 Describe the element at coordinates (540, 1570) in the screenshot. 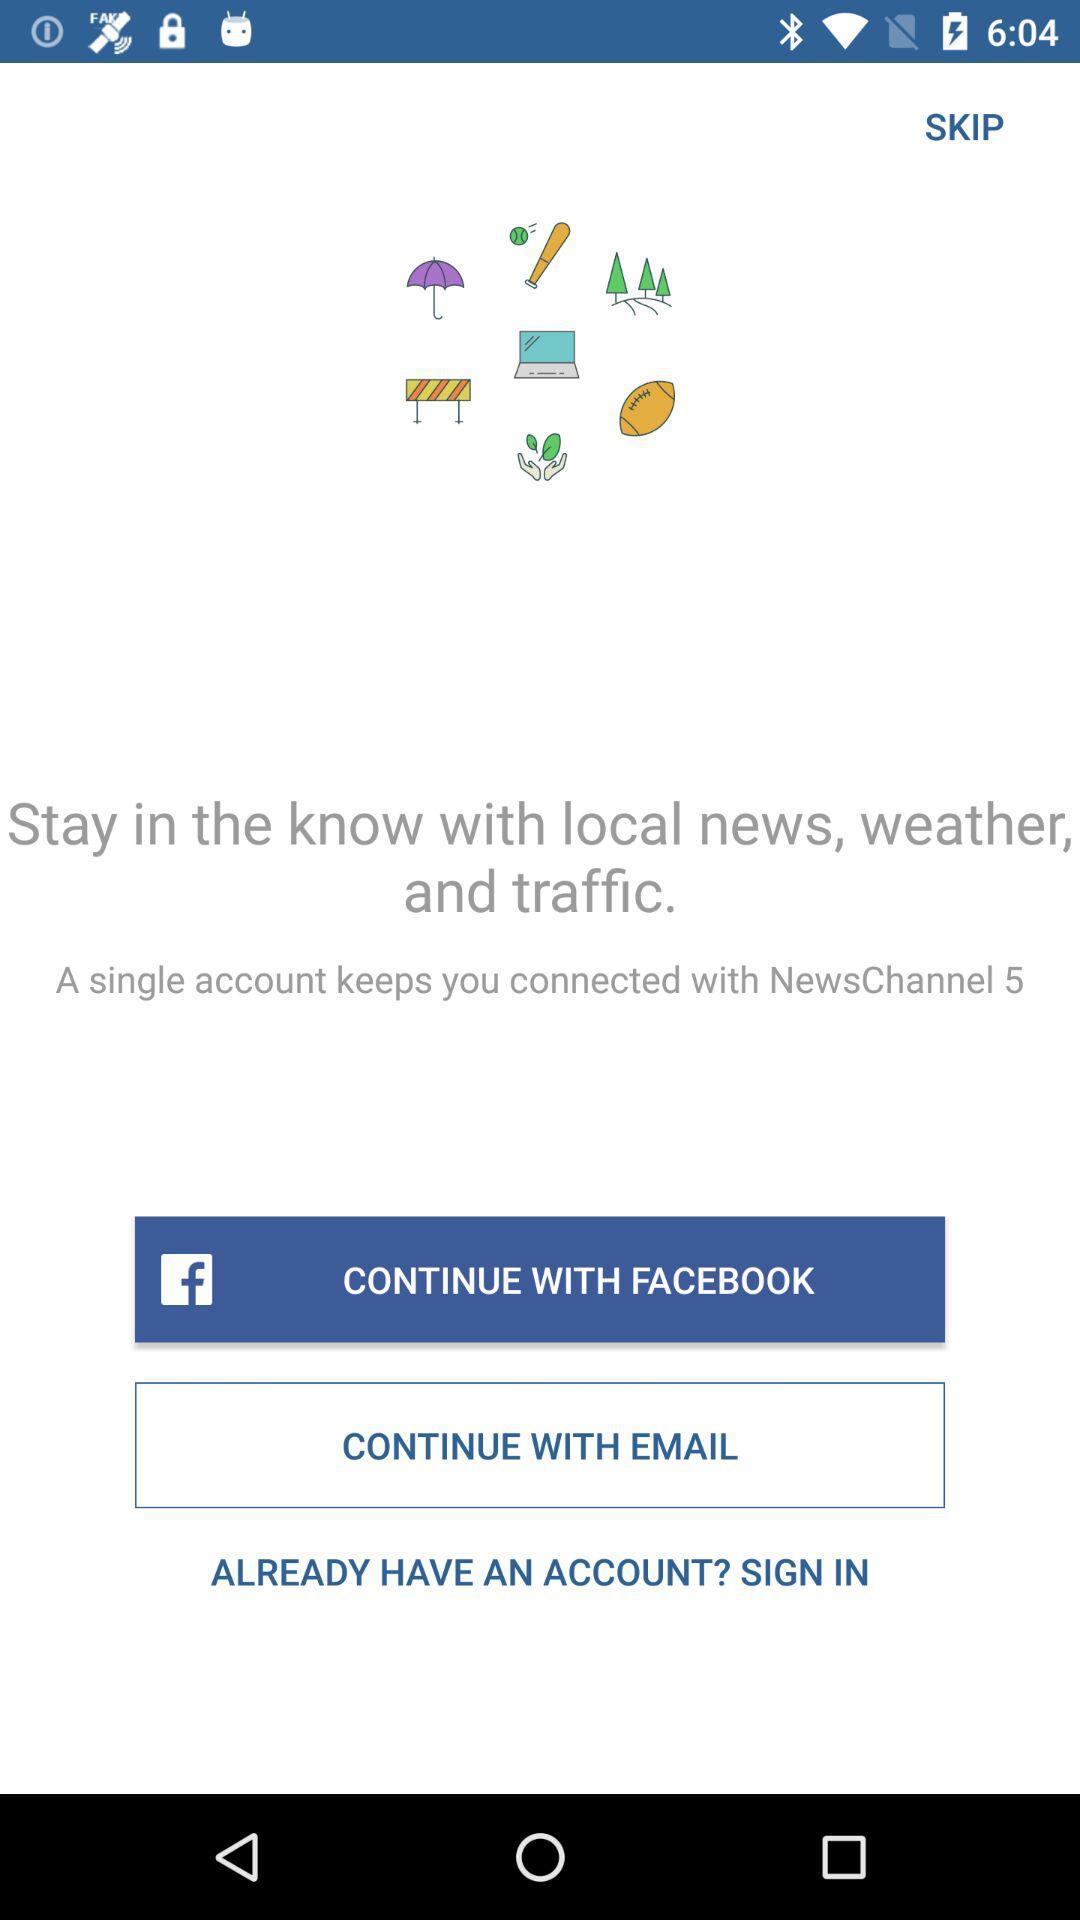

I see `the item below continue with email` at that location.